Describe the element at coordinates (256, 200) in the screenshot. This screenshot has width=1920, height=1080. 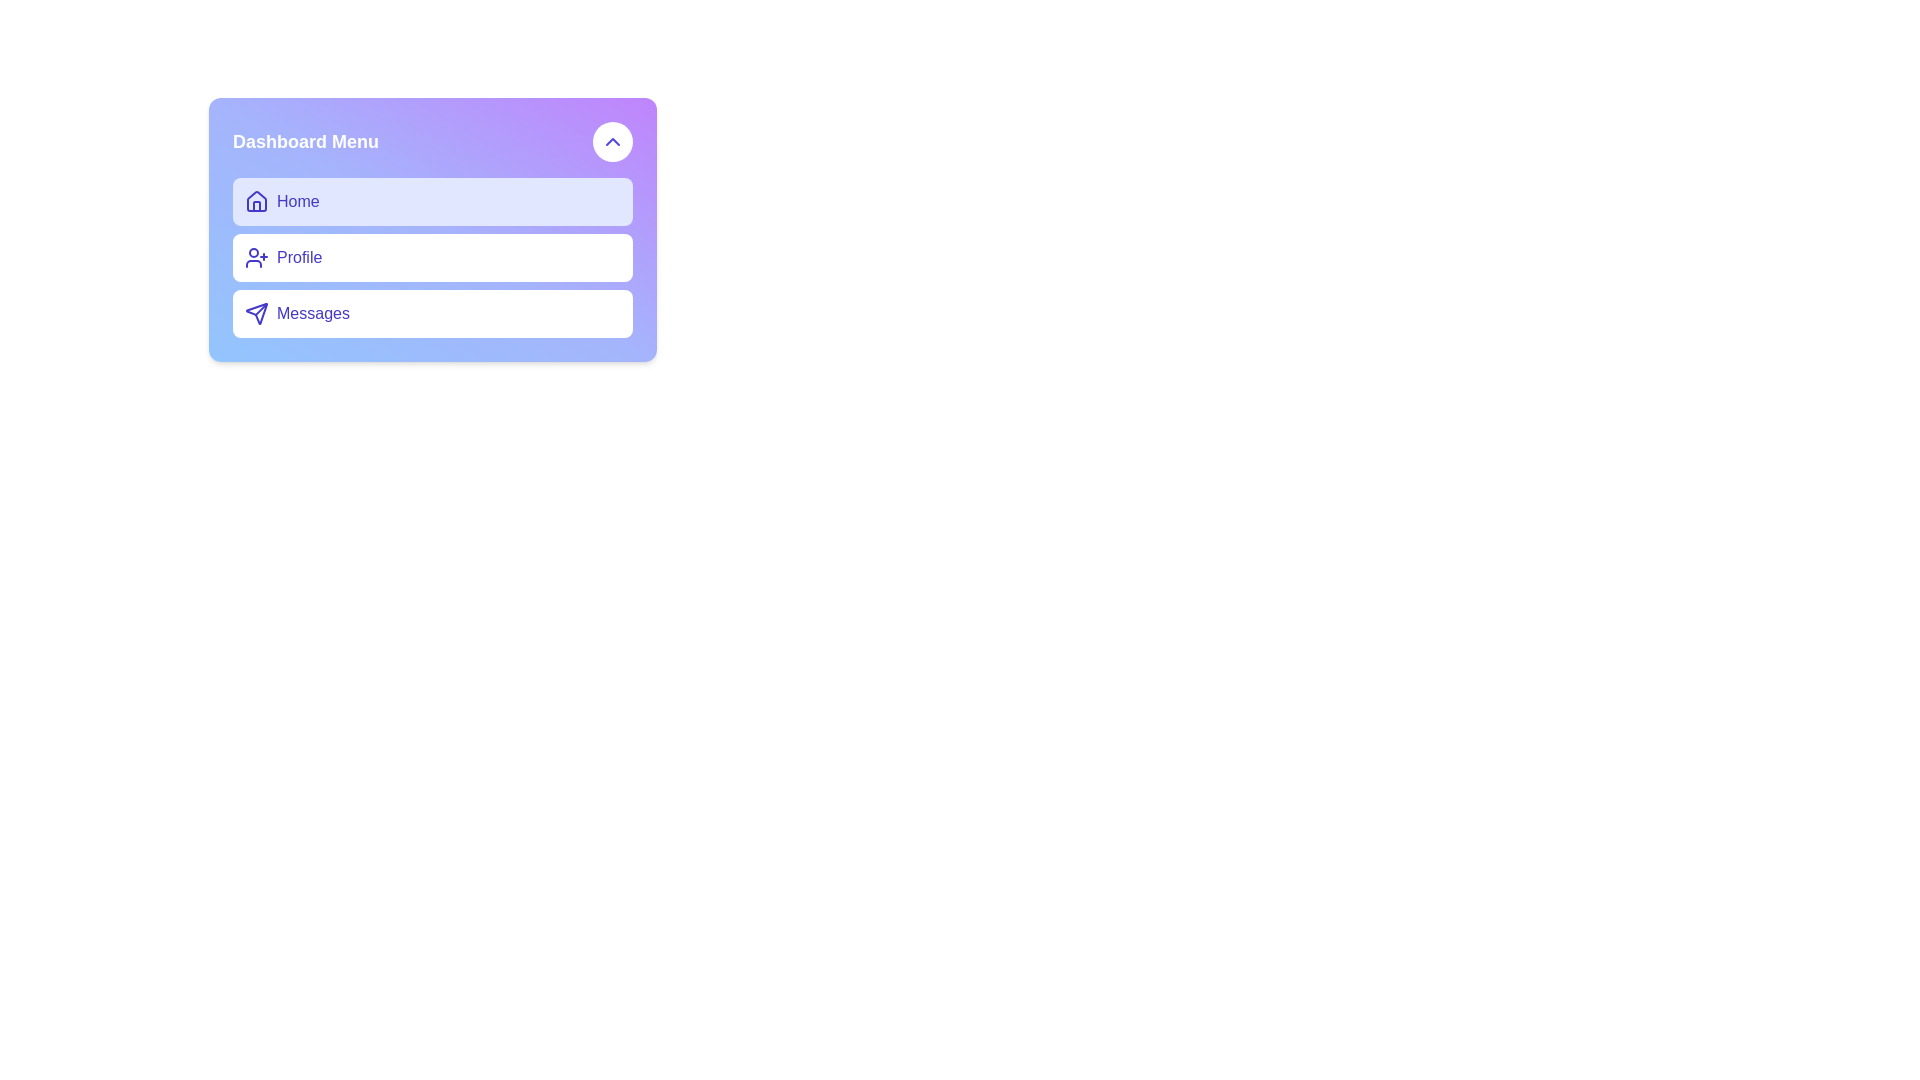
I see `the house icon in the navigation bar` at that location.